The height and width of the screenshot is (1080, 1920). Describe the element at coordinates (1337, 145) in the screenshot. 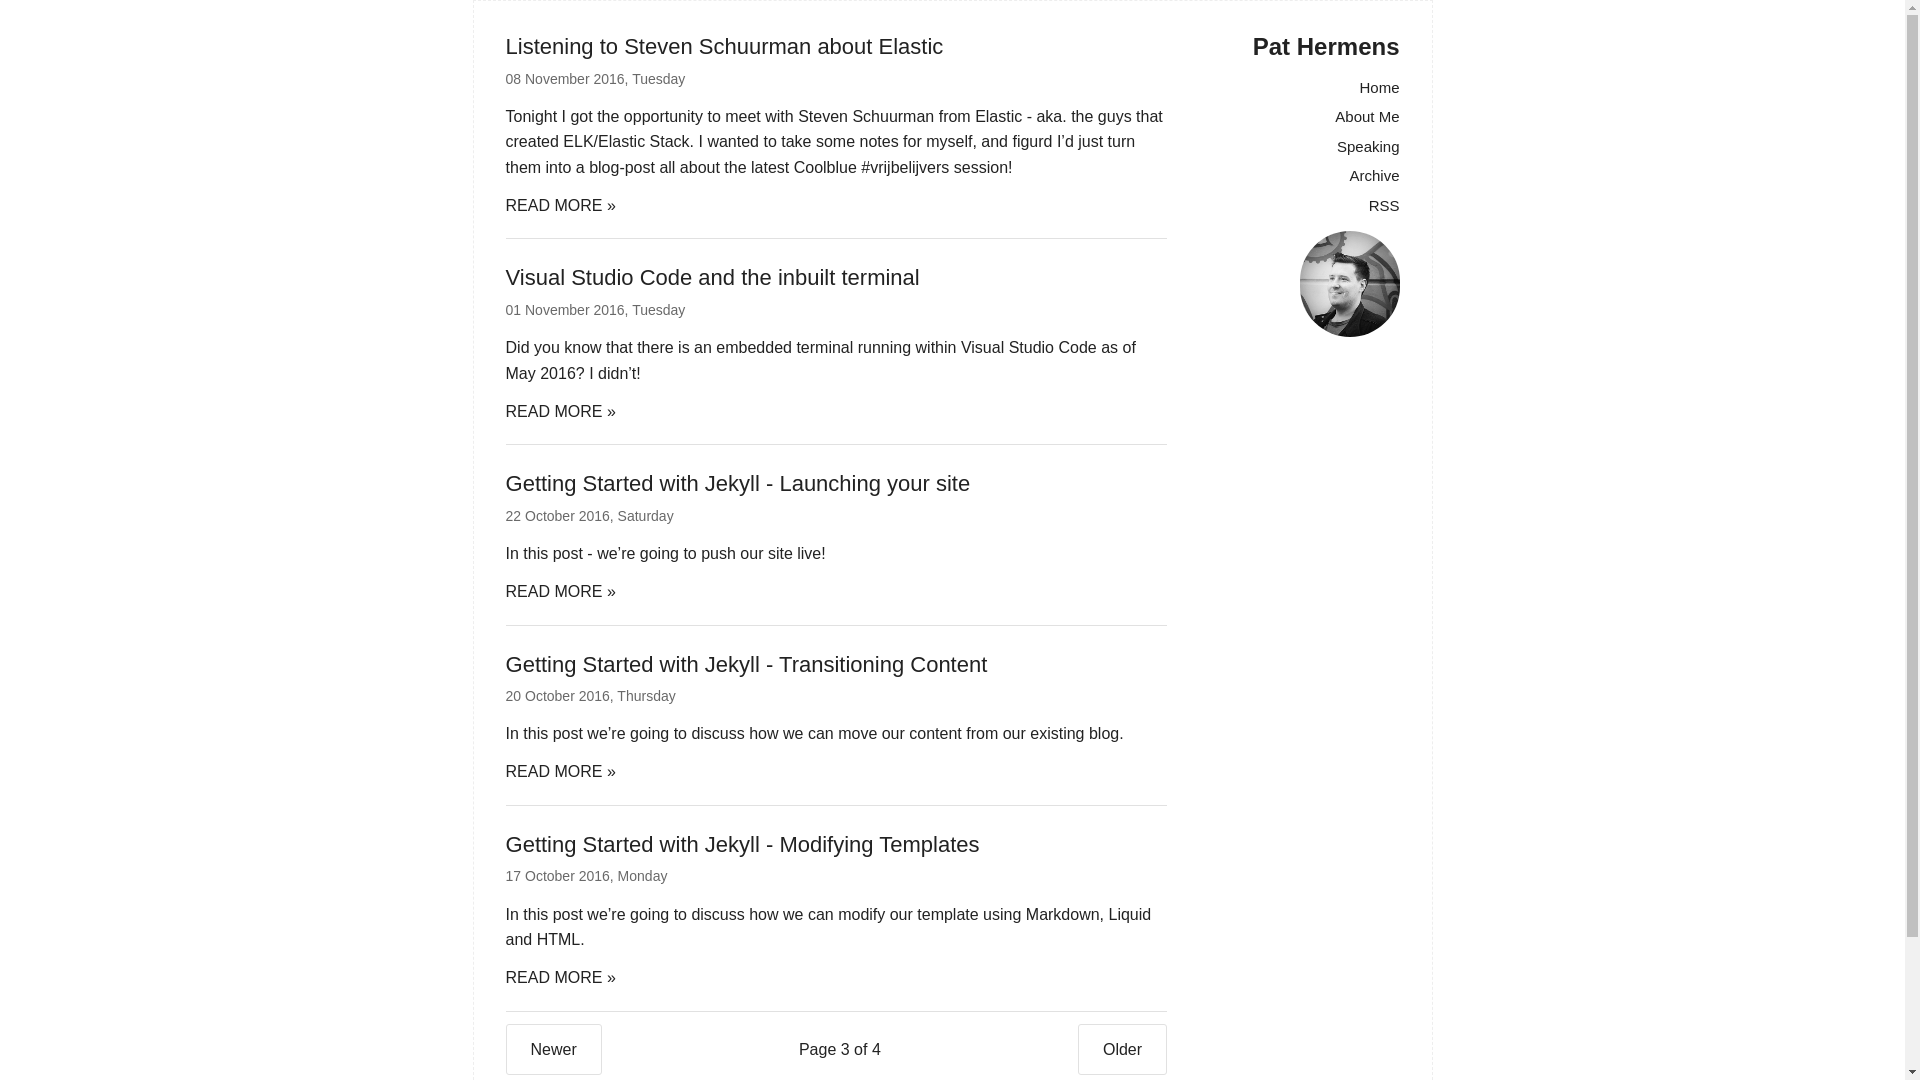

I see `'Speaking'` at that location.